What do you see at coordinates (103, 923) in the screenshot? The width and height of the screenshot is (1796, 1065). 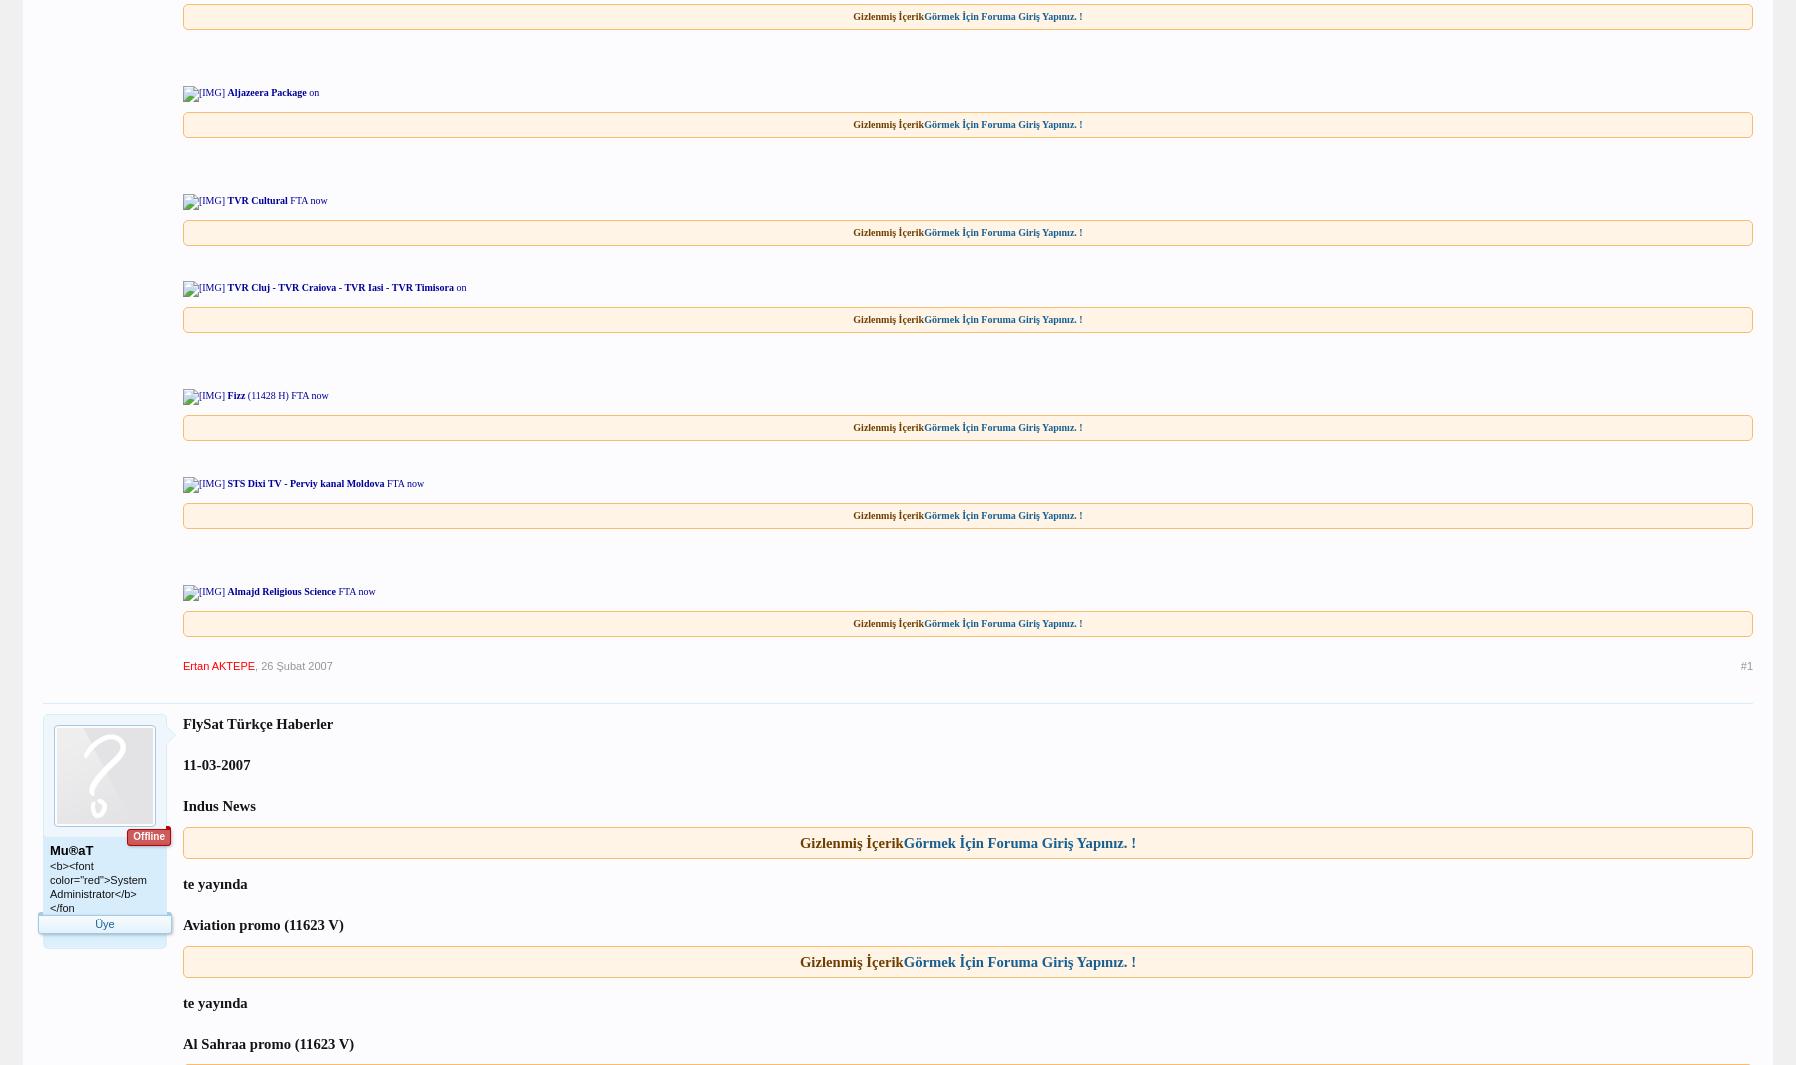 I see `'Üye'` at bounding box center [103, 923].